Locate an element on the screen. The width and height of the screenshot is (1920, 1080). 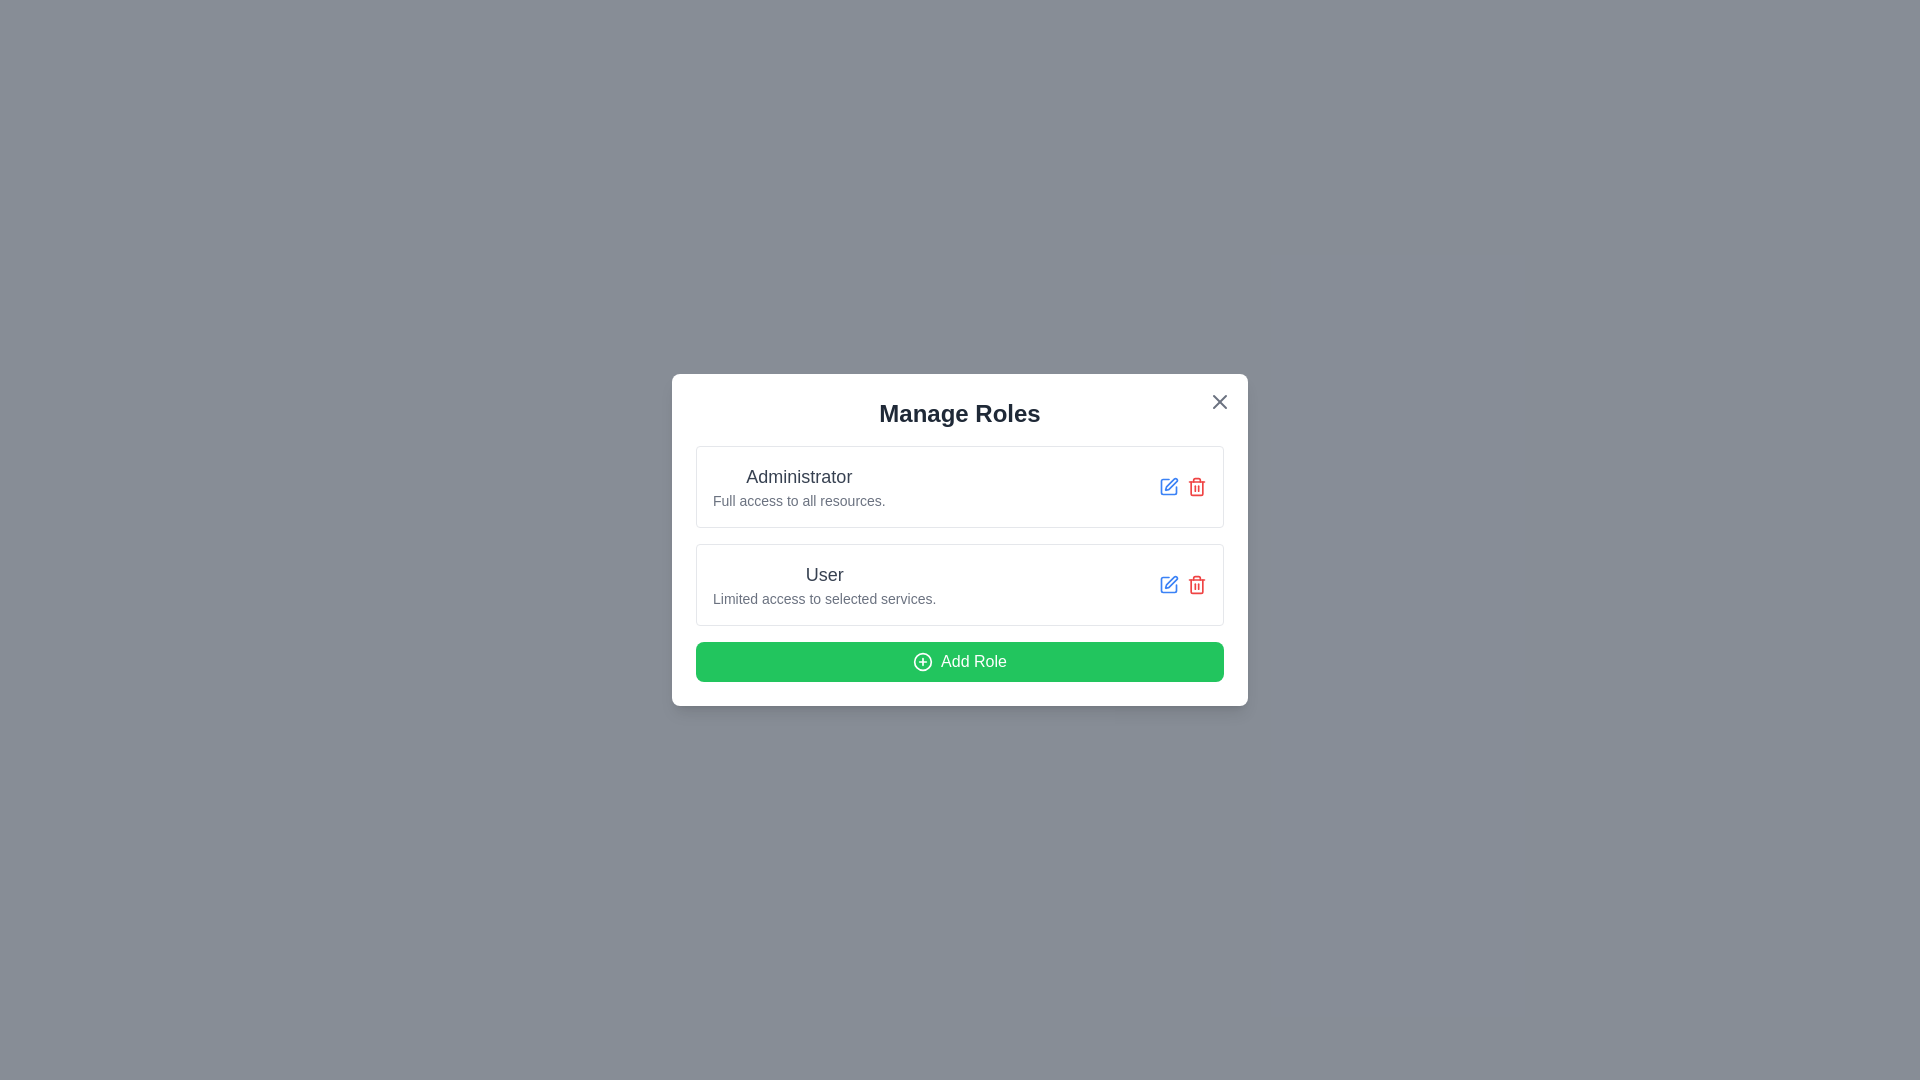
the SVG graphic icon representing a trash can located at the far right of the row in the 'Manage Roles' dialog box is located at coordinates (1196, 488).